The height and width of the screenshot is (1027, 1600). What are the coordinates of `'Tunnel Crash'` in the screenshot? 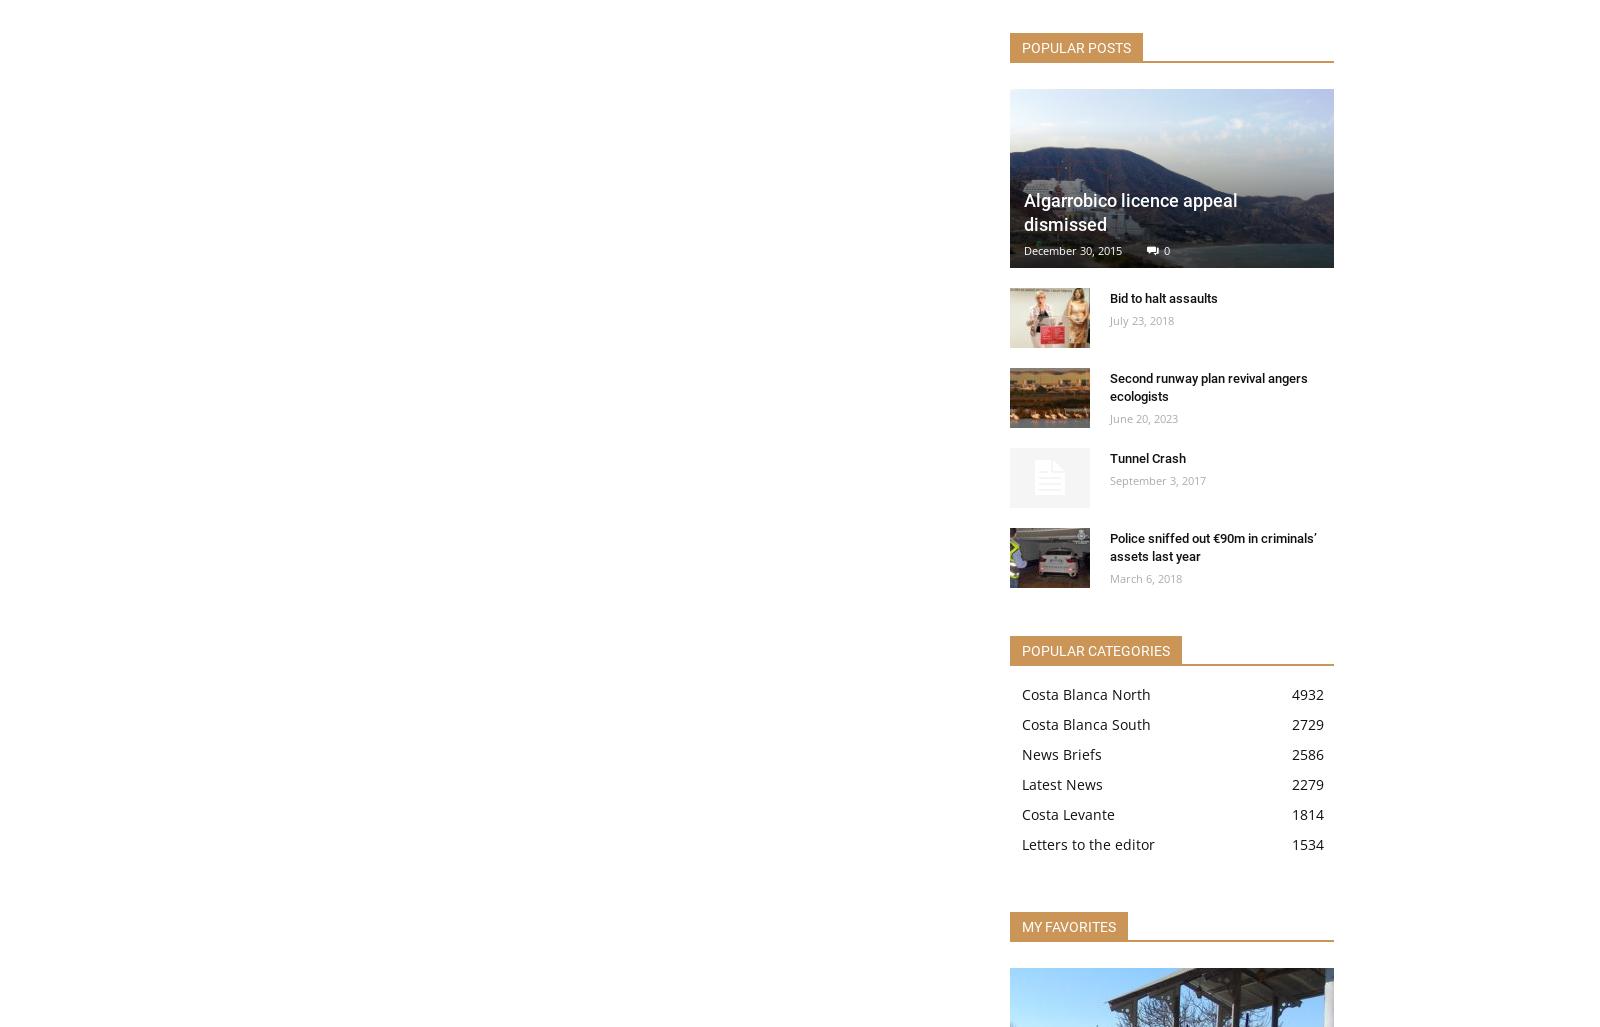 It's located at (1148, 458).